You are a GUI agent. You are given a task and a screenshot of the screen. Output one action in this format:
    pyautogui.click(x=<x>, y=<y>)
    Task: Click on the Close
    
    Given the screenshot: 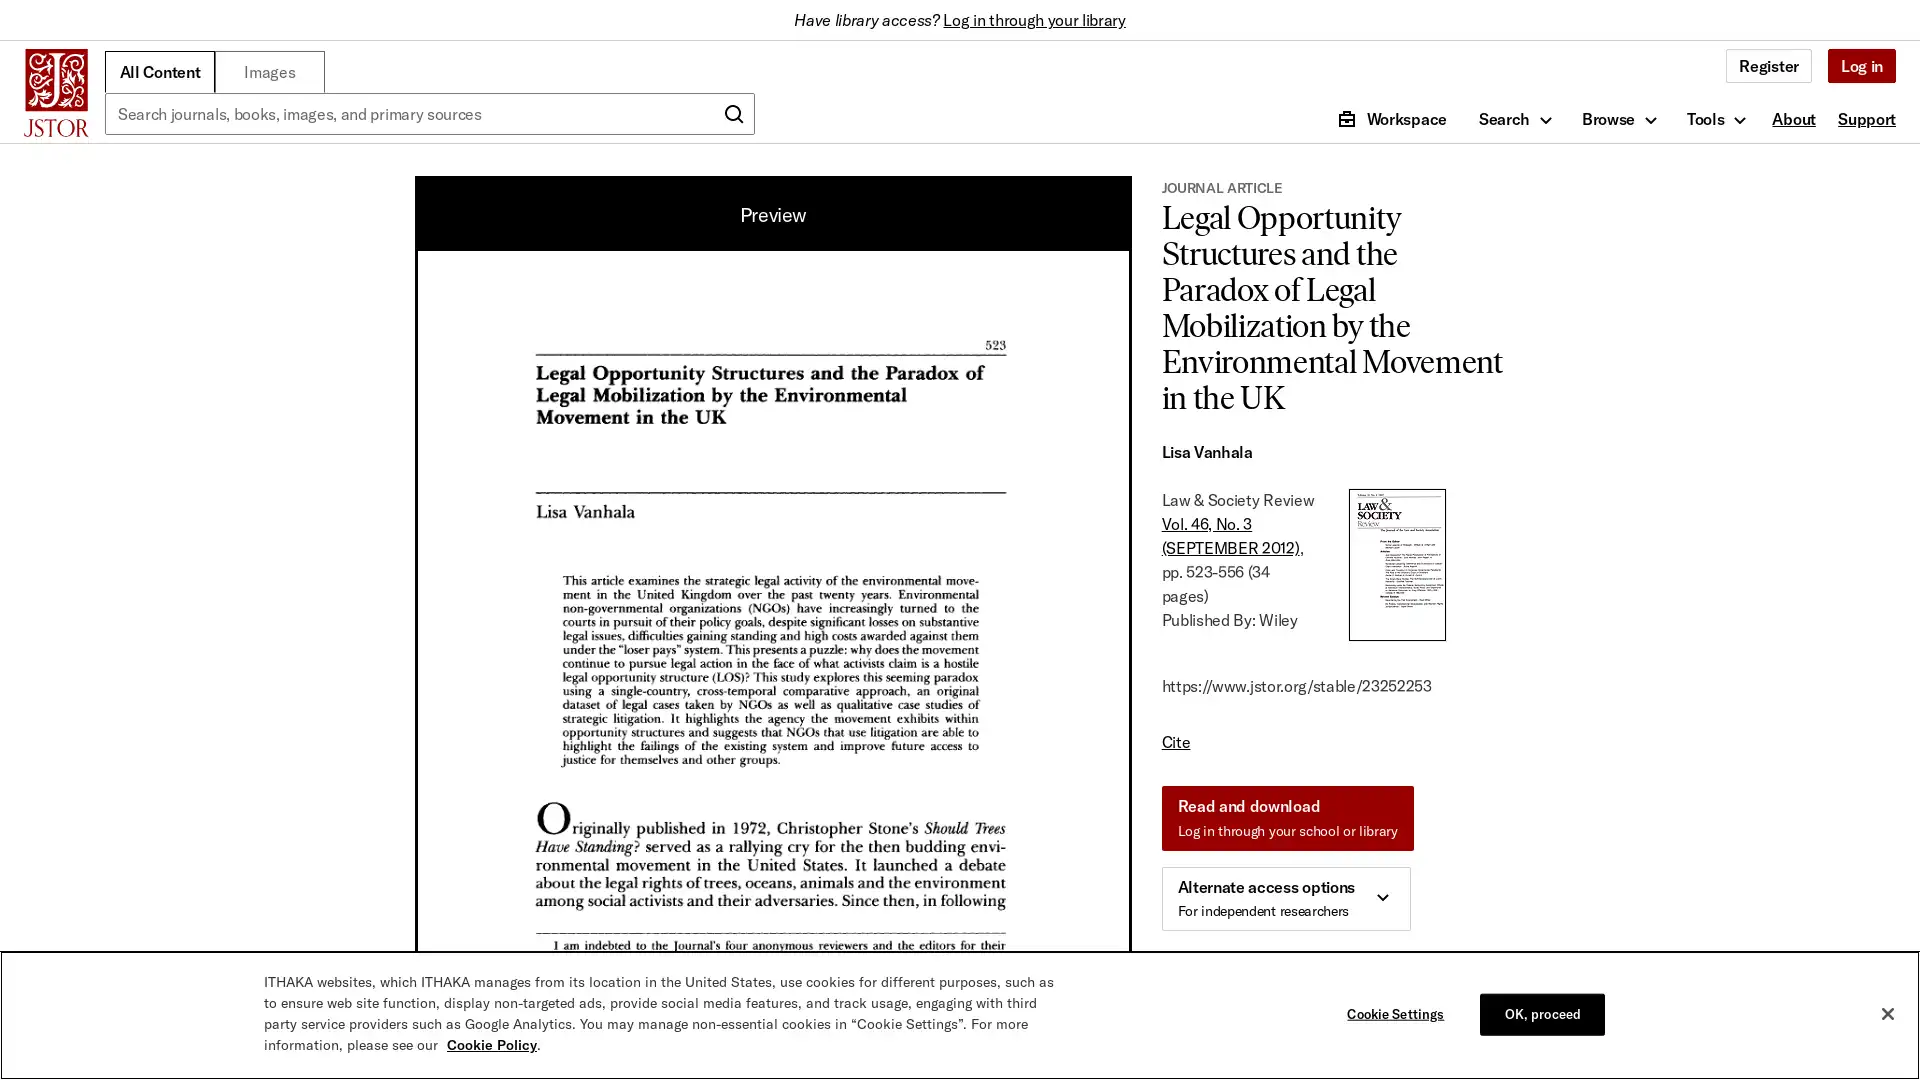 What is the action you would take?
    pyautogui.click(x=1886, y=1014)
    